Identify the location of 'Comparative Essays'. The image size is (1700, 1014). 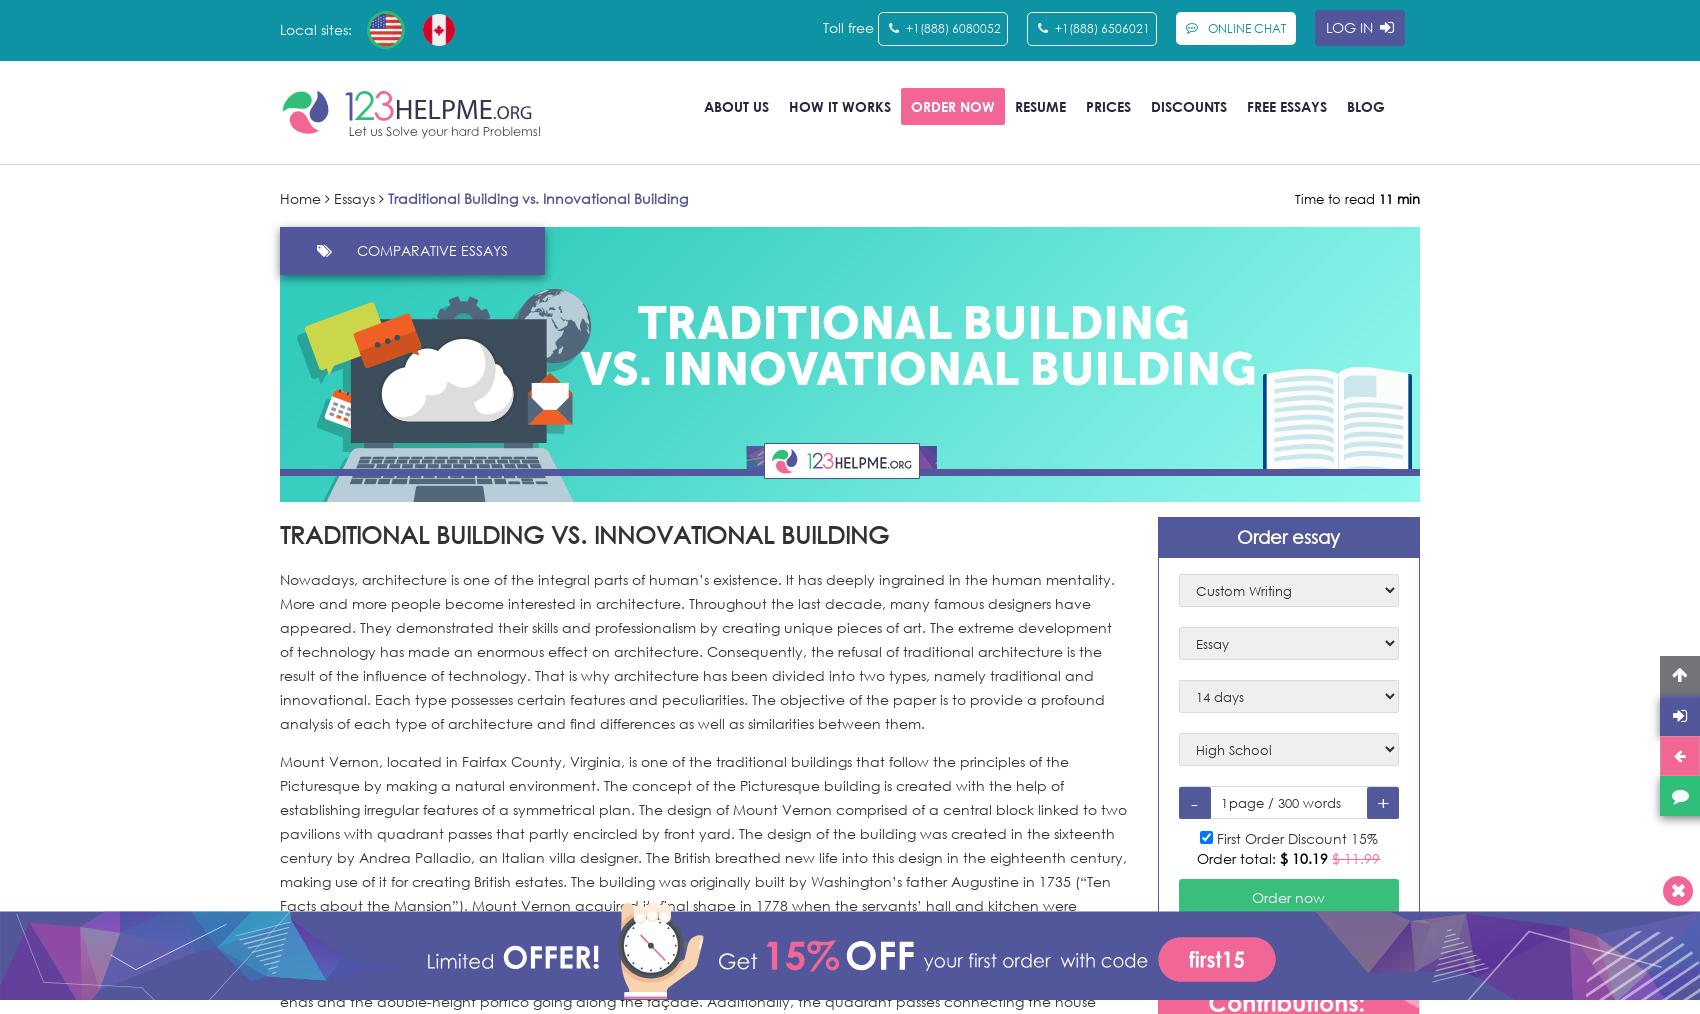
(356, 249).